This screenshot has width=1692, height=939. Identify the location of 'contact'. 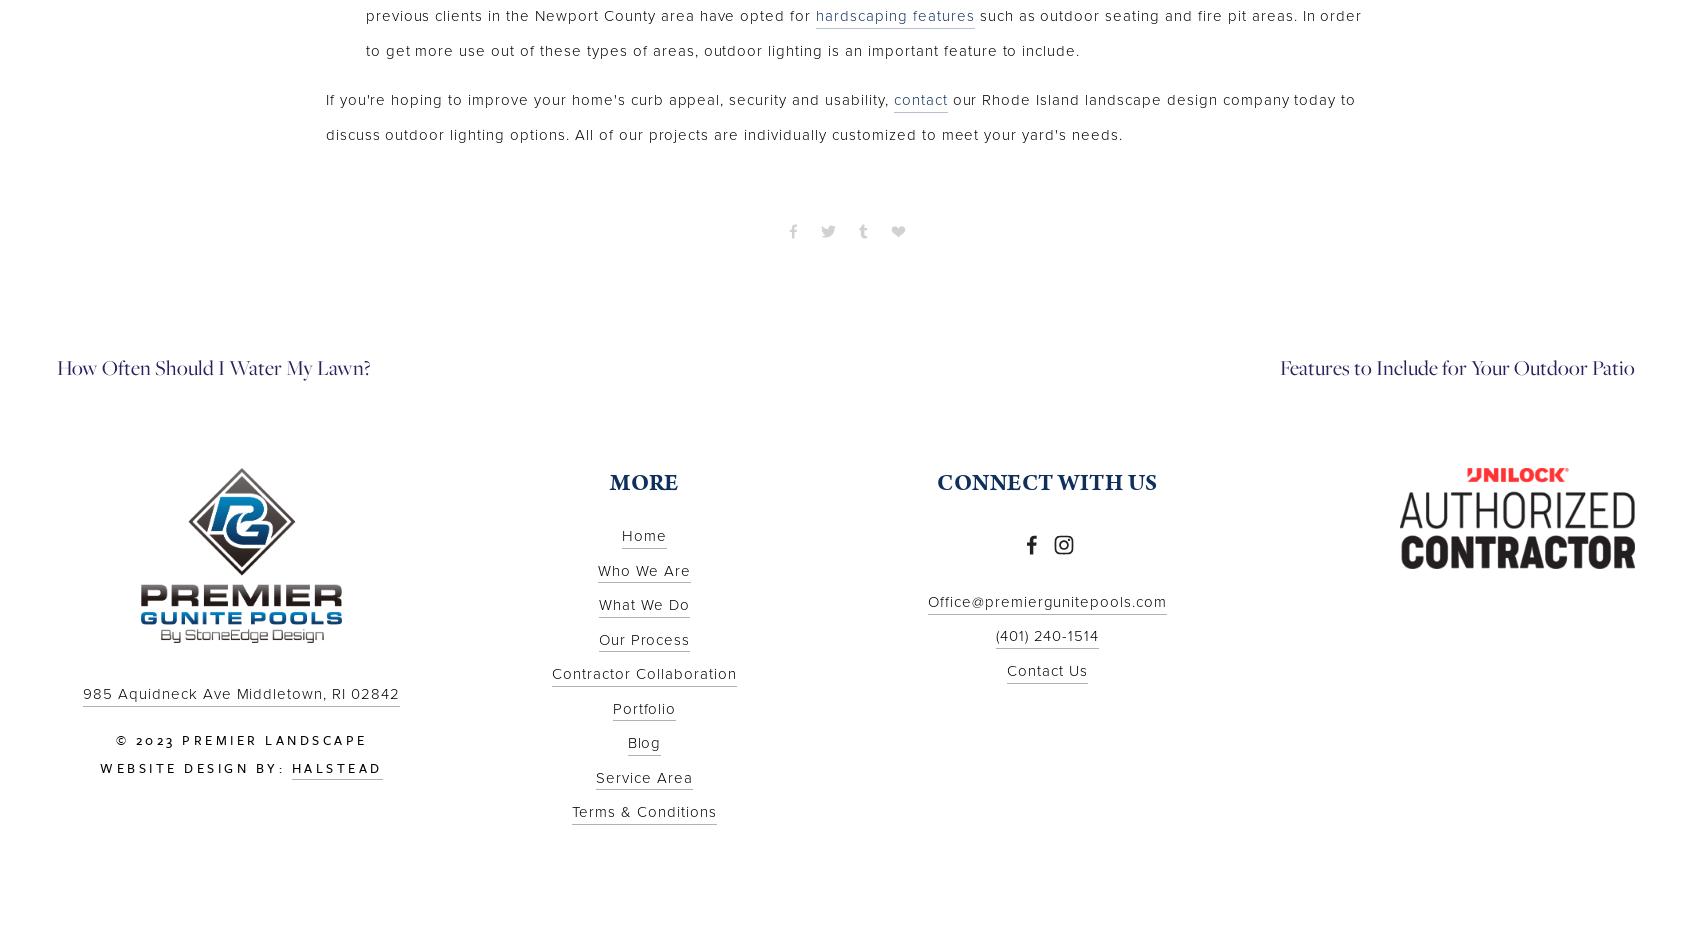
(892, 100).